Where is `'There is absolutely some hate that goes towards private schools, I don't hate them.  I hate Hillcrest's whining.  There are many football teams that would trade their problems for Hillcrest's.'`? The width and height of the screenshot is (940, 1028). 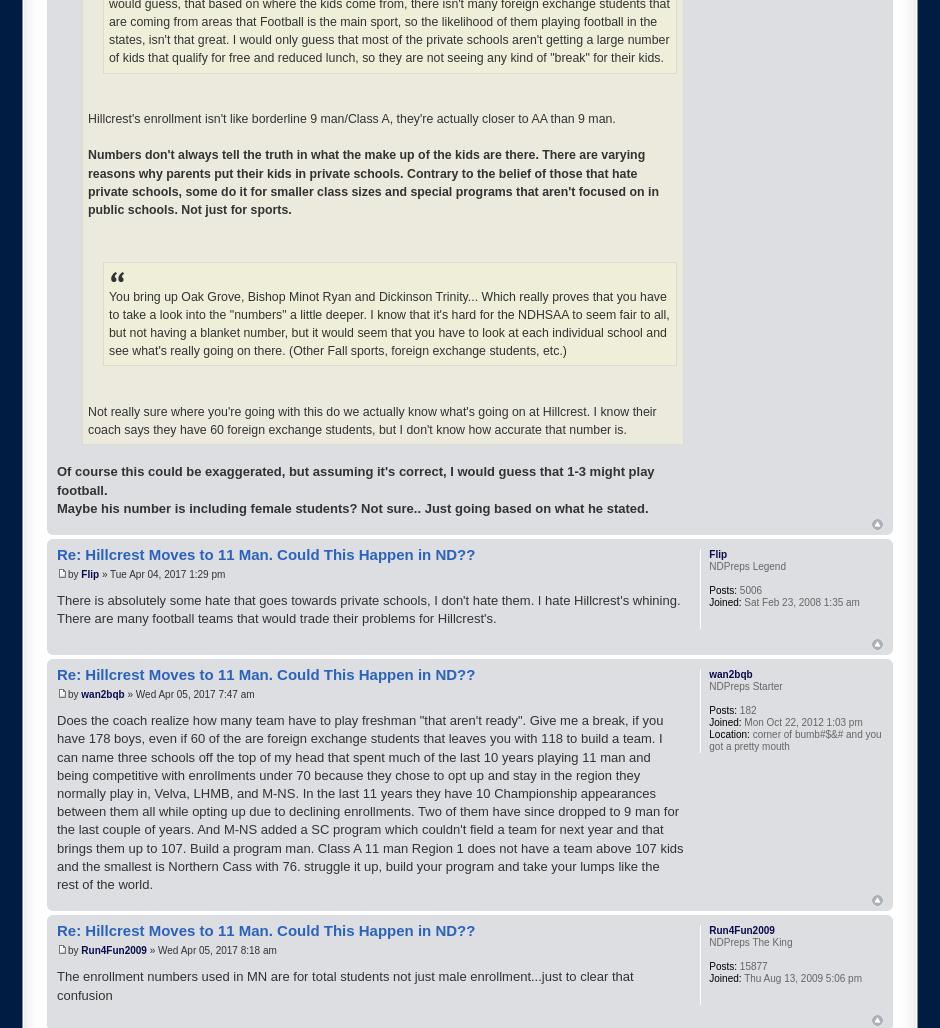
'There is absolutely some hate that goes towards private schools, I don't hate them.  I hate Hillcrest's whining.  There are many football teams that would trade their problems for Hillcrest's.' is located at coordinates (367, 608).